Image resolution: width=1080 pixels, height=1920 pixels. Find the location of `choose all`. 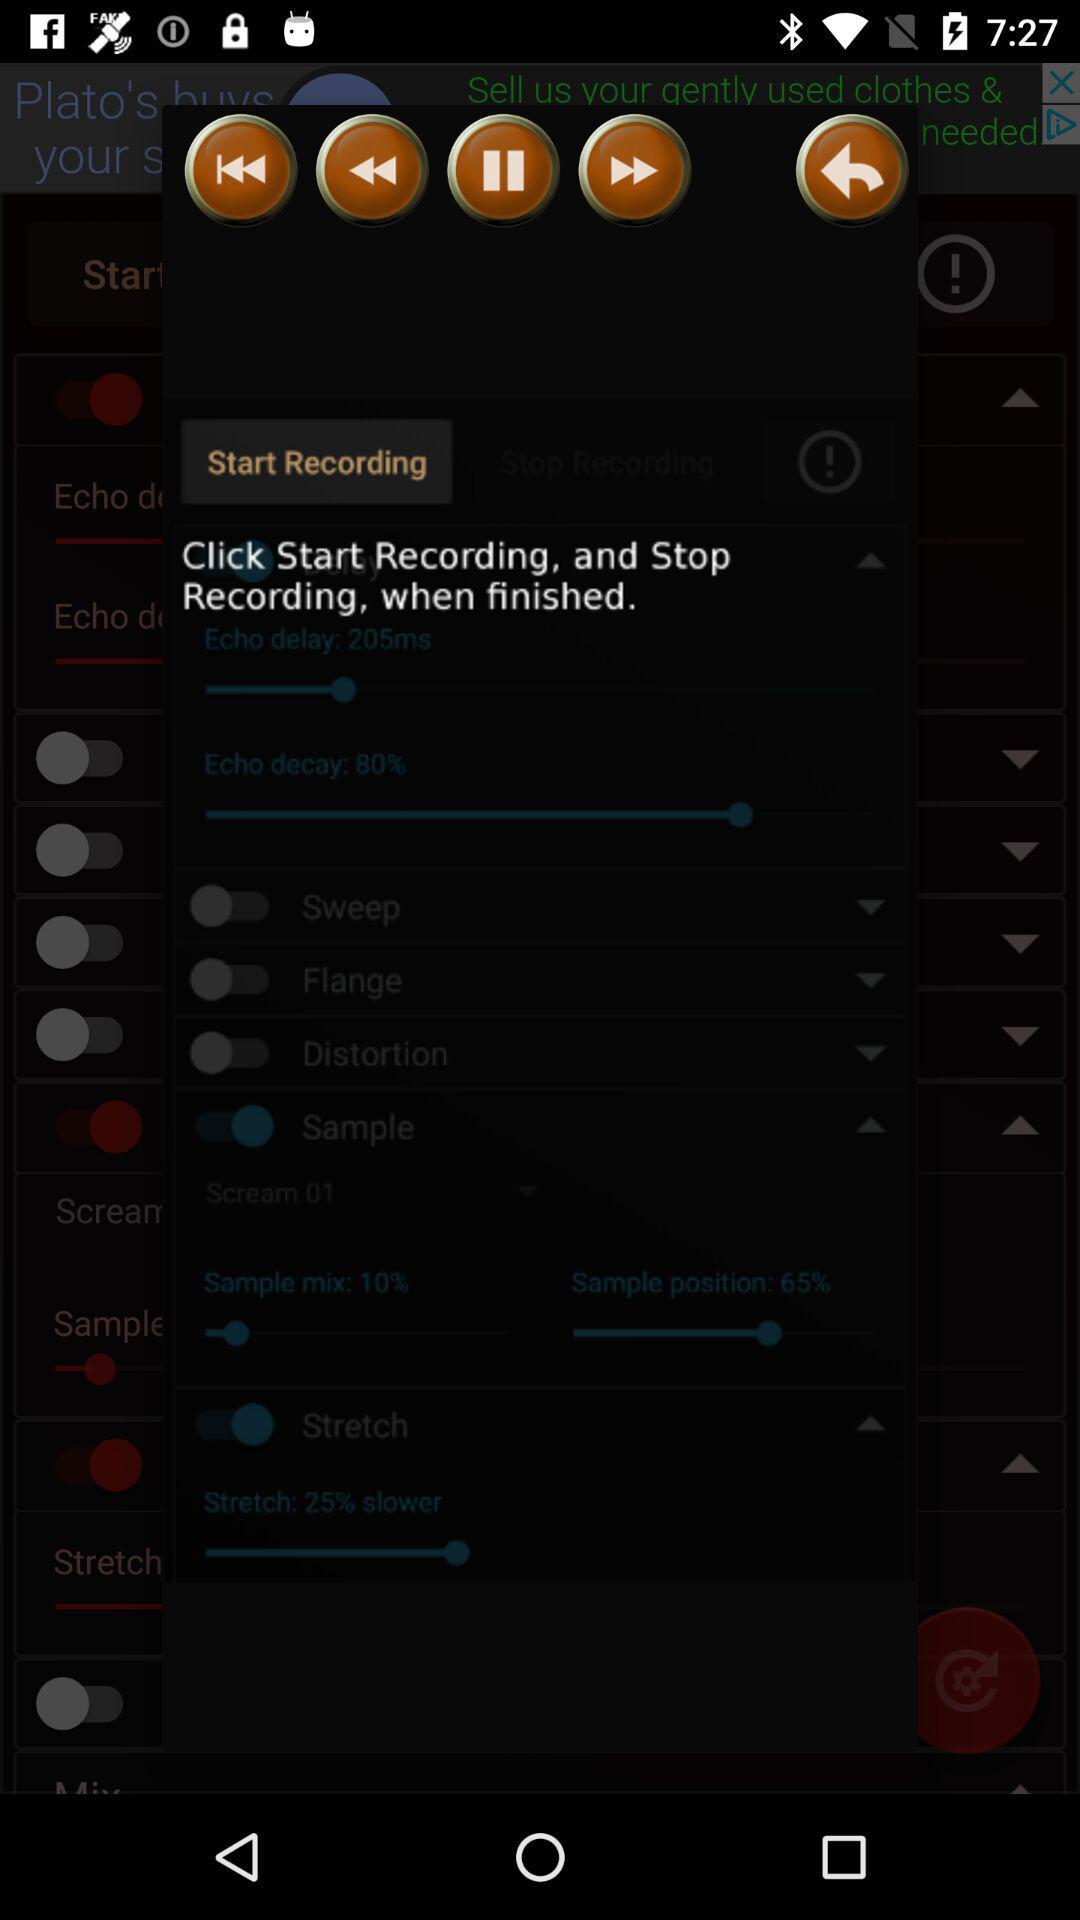

choose all is located at coordinates (540, 991).